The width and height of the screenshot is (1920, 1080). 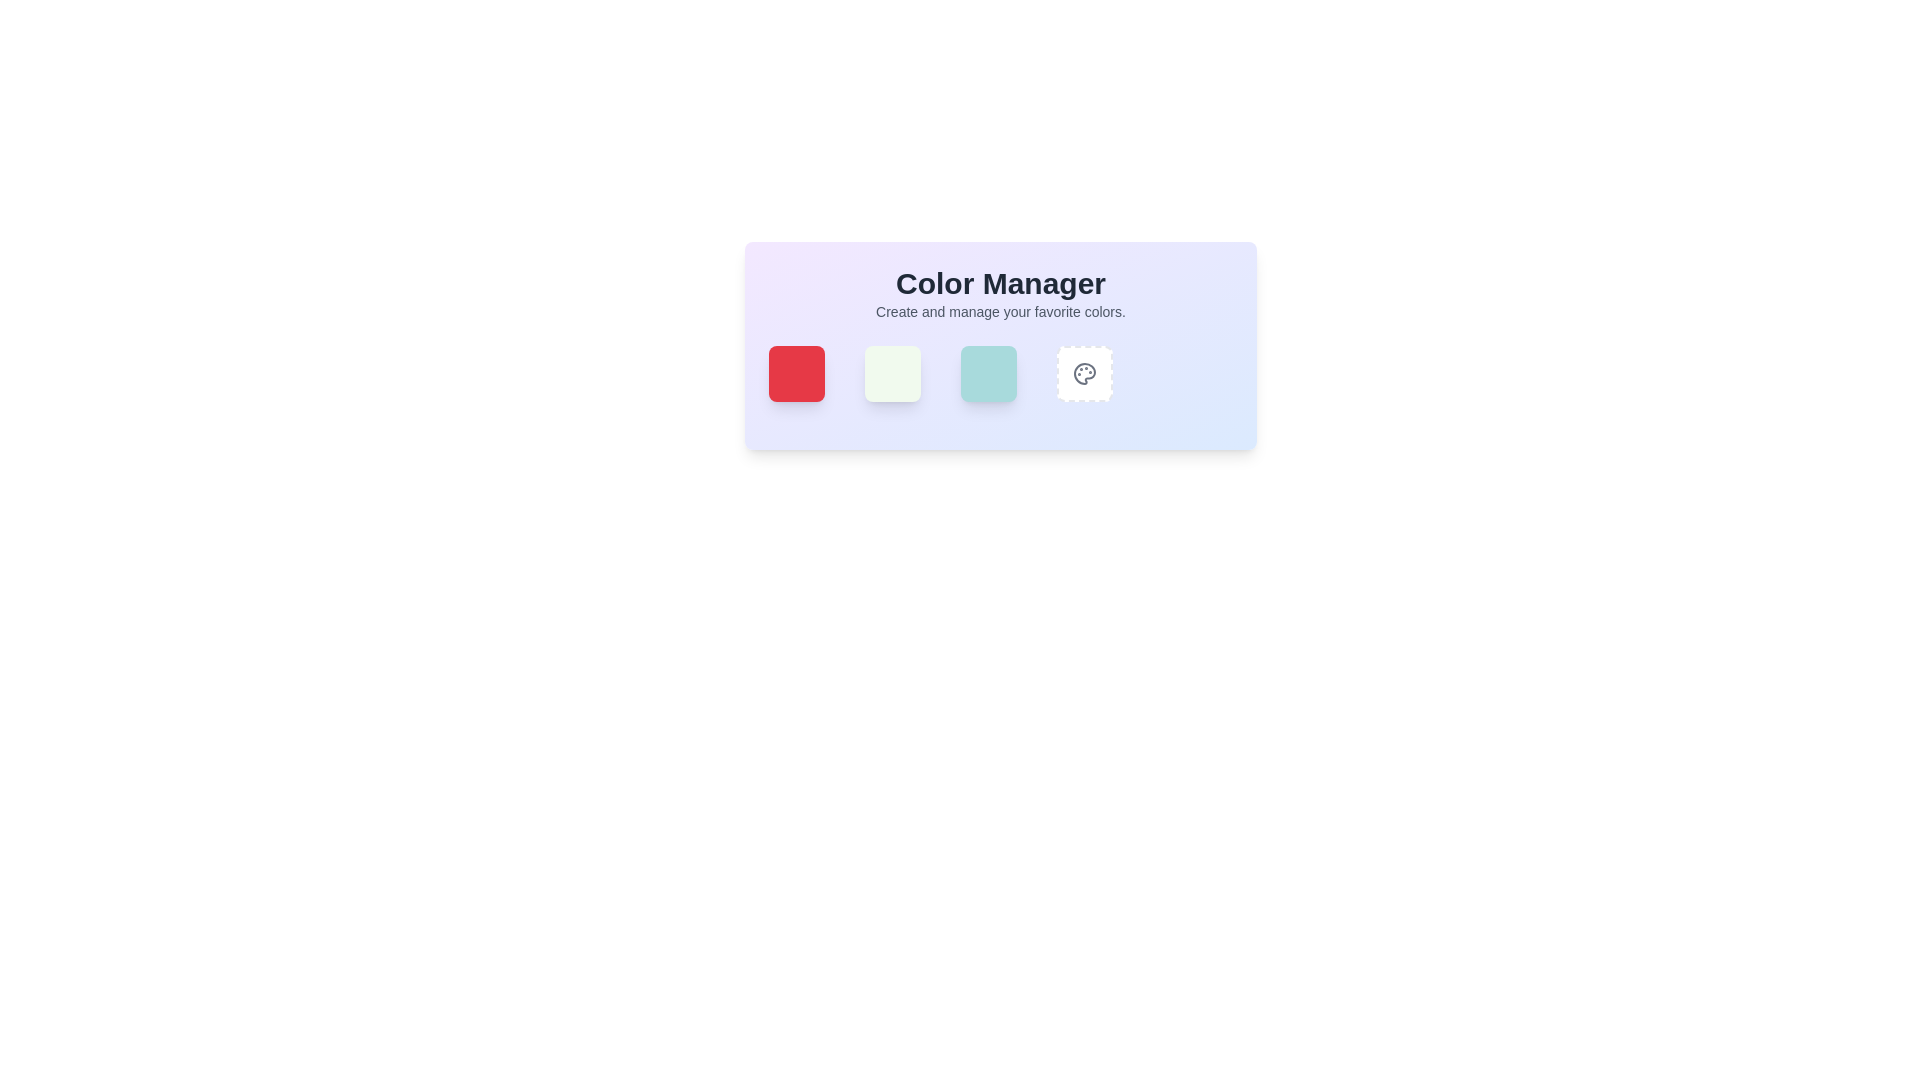 I want to click on the painter's palette icon, which is a circular shape with small circular cutouts resembling paint wells, located in the Color Manager section, so click(x=1083, y=374).